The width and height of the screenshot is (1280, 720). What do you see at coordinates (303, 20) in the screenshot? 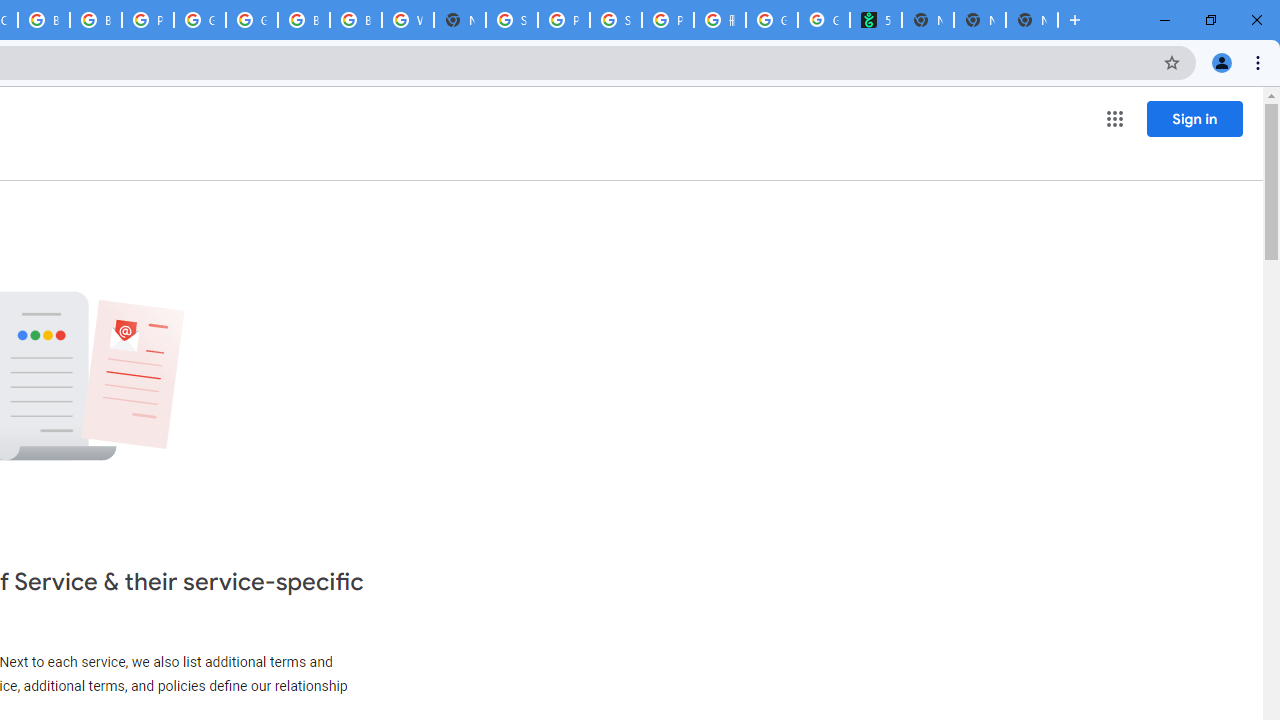
I see `'Browse Chrome as a guest - Computer - Google Chrome Help'` at bounding box center [303, 20].